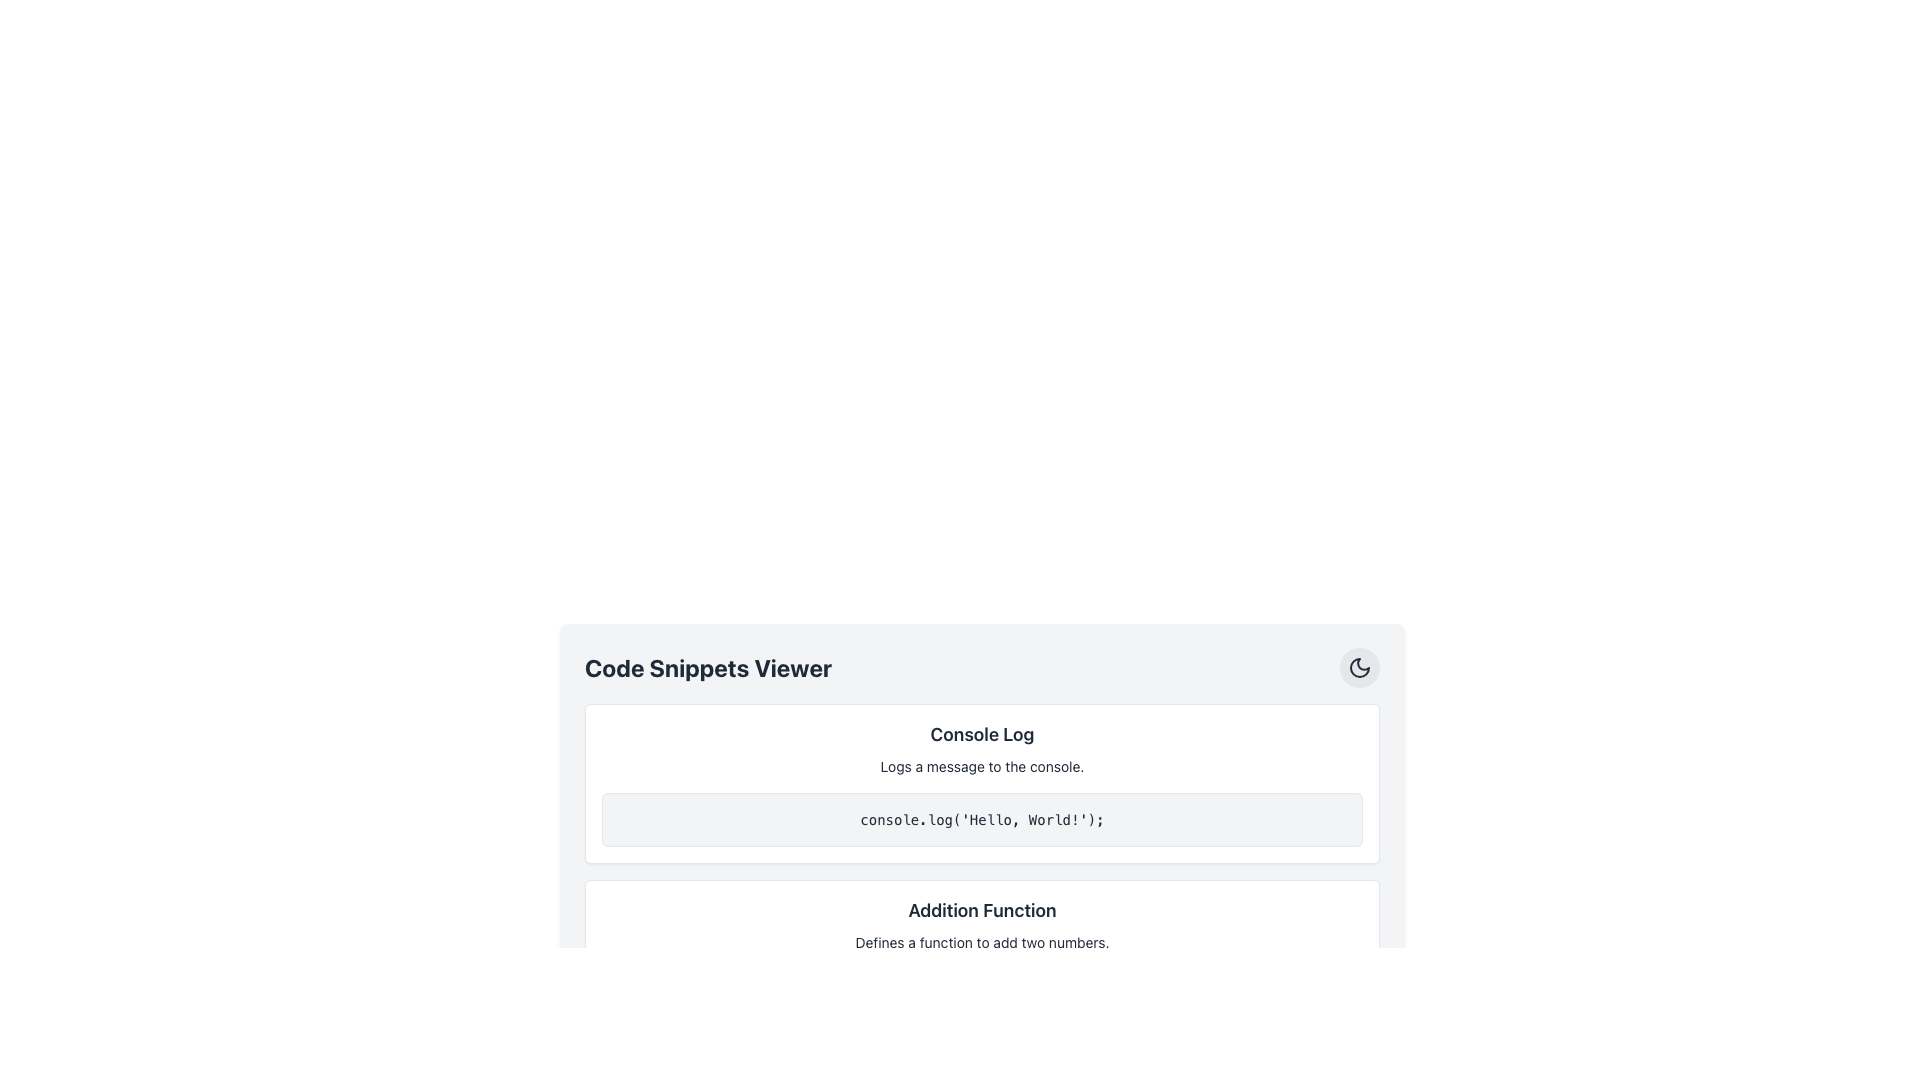 The height and width of the screenshot is (1080, 1920). What do you see at coordinates (982, 766) in the screenshot?
I see `explanatory text description provided by the Text Label located below the 'Console Log' title` at bounding box center [982, 766].